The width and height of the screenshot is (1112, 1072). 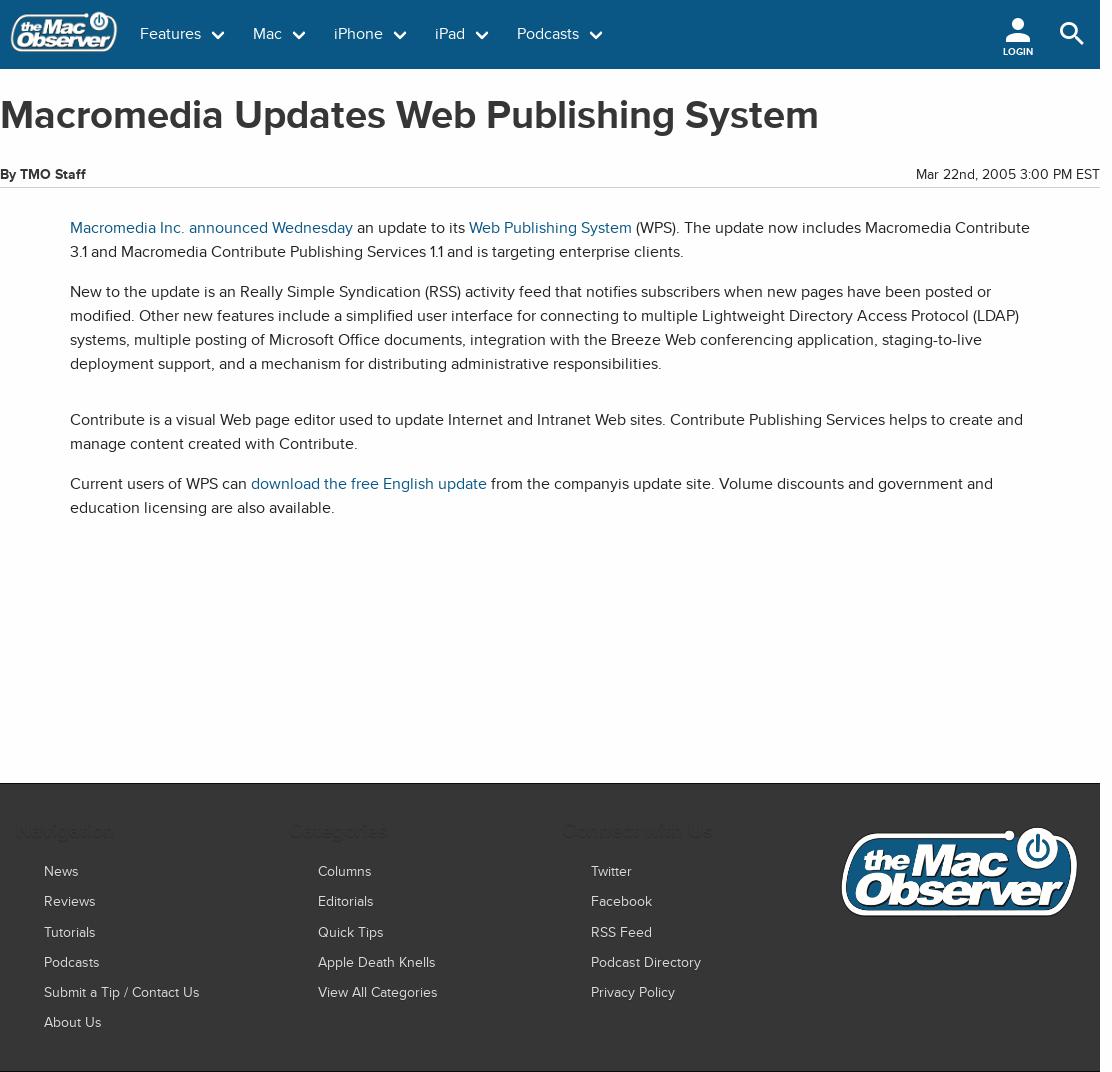 I want to click on 'View All Categories', so click(x=317, y=990).